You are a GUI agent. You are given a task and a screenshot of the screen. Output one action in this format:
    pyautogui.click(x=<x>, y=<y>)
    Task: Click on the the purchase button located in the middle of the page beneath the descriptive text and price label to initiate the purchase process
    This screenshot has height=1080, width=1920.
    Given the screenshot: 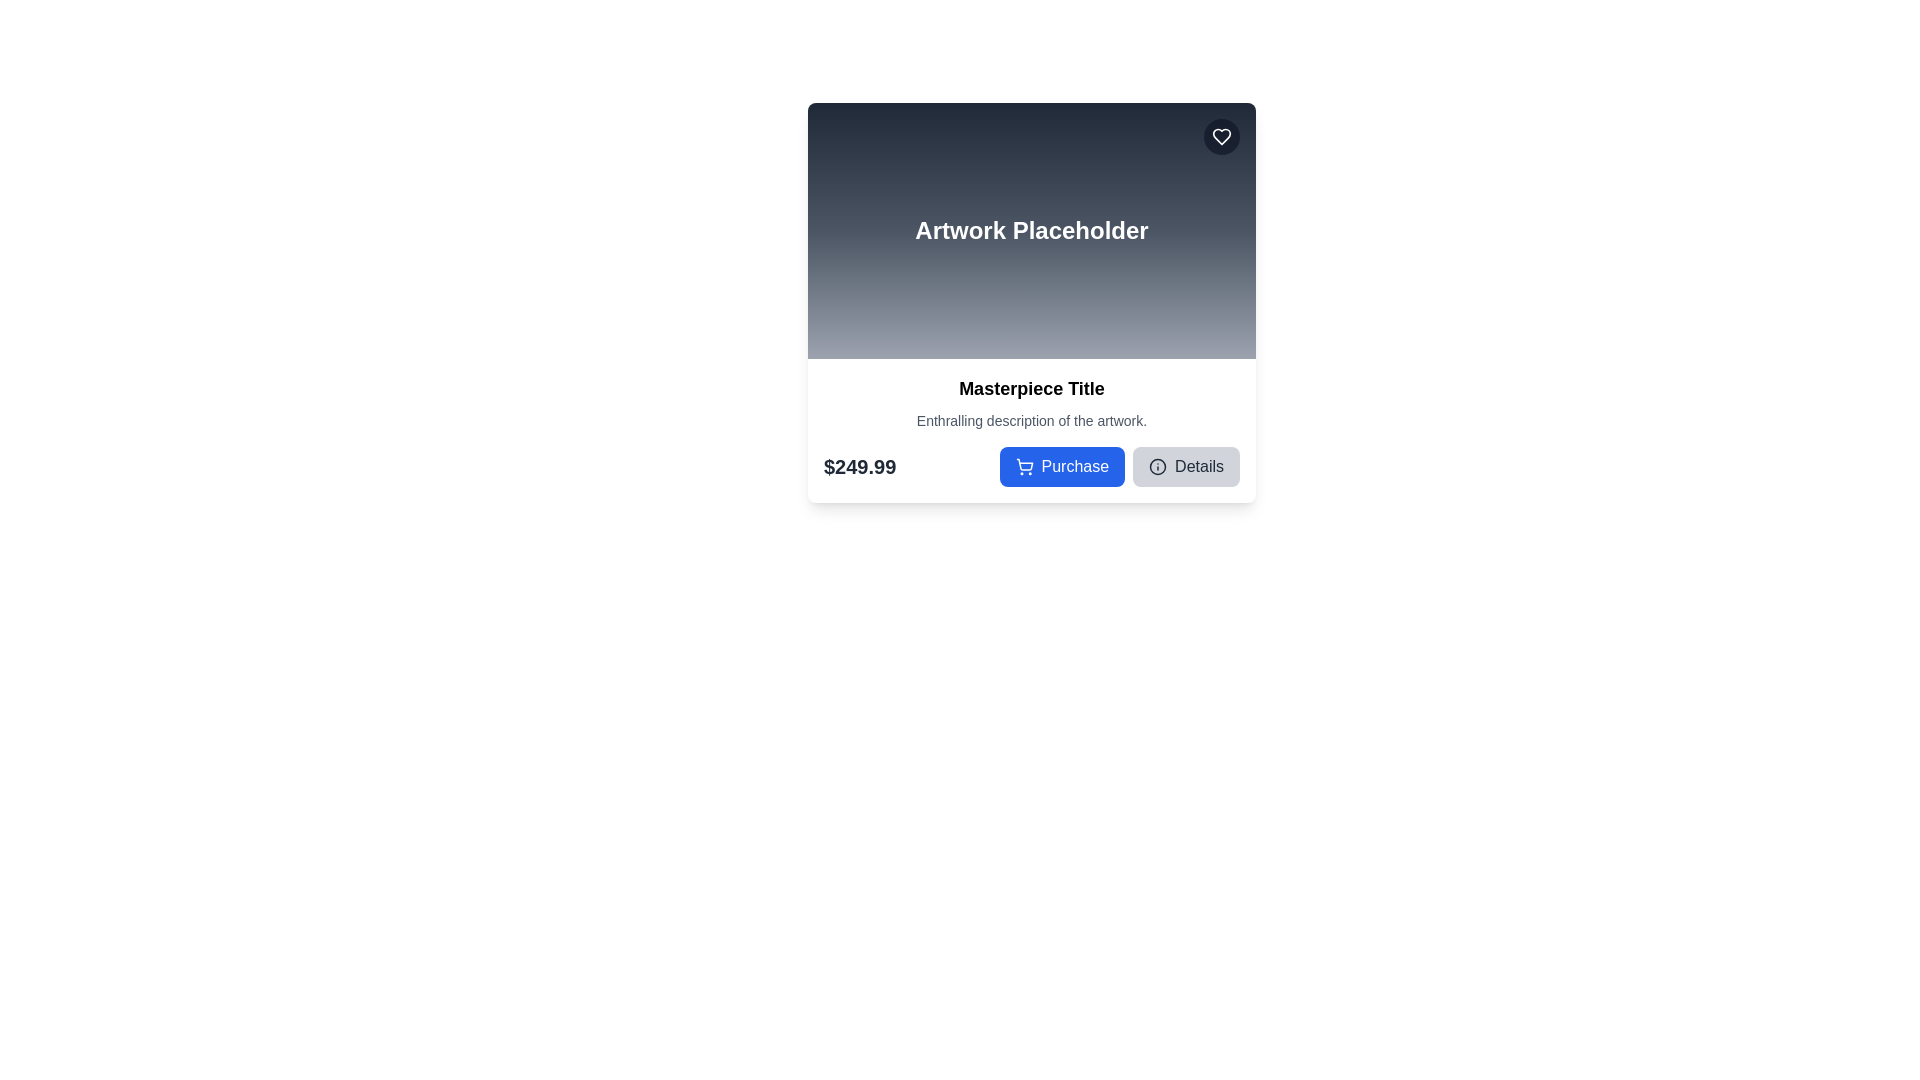 What is the action you would take?
    pyautogui.click(x=1061, y=466)
    